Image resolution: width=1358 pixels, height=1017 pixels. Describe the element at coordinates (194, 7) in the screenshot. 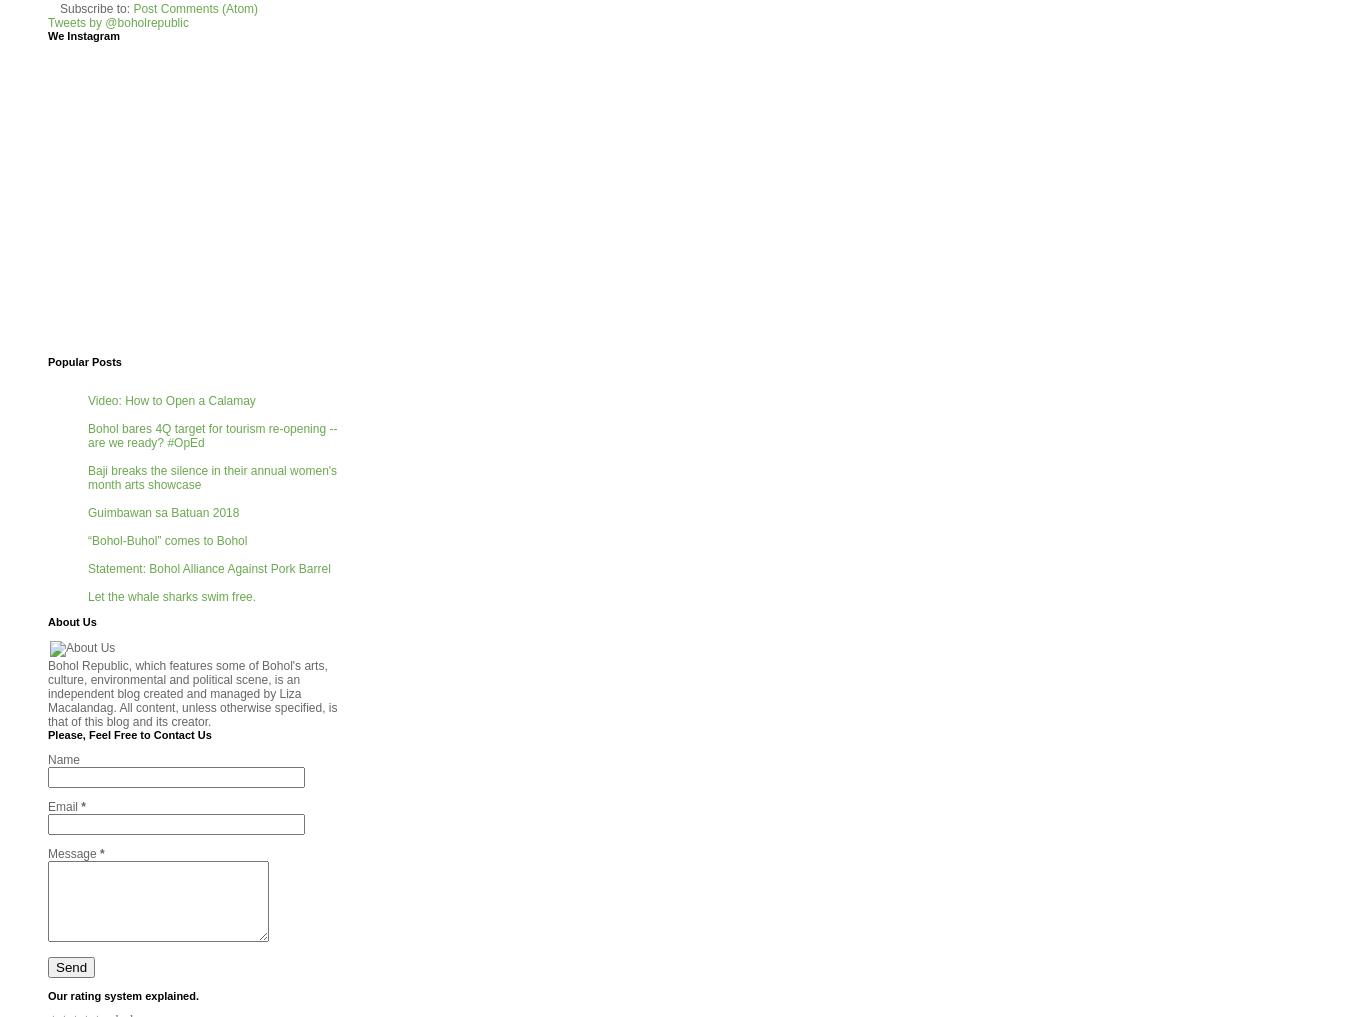

I see `'Post Comments (Atom)'` at that location.